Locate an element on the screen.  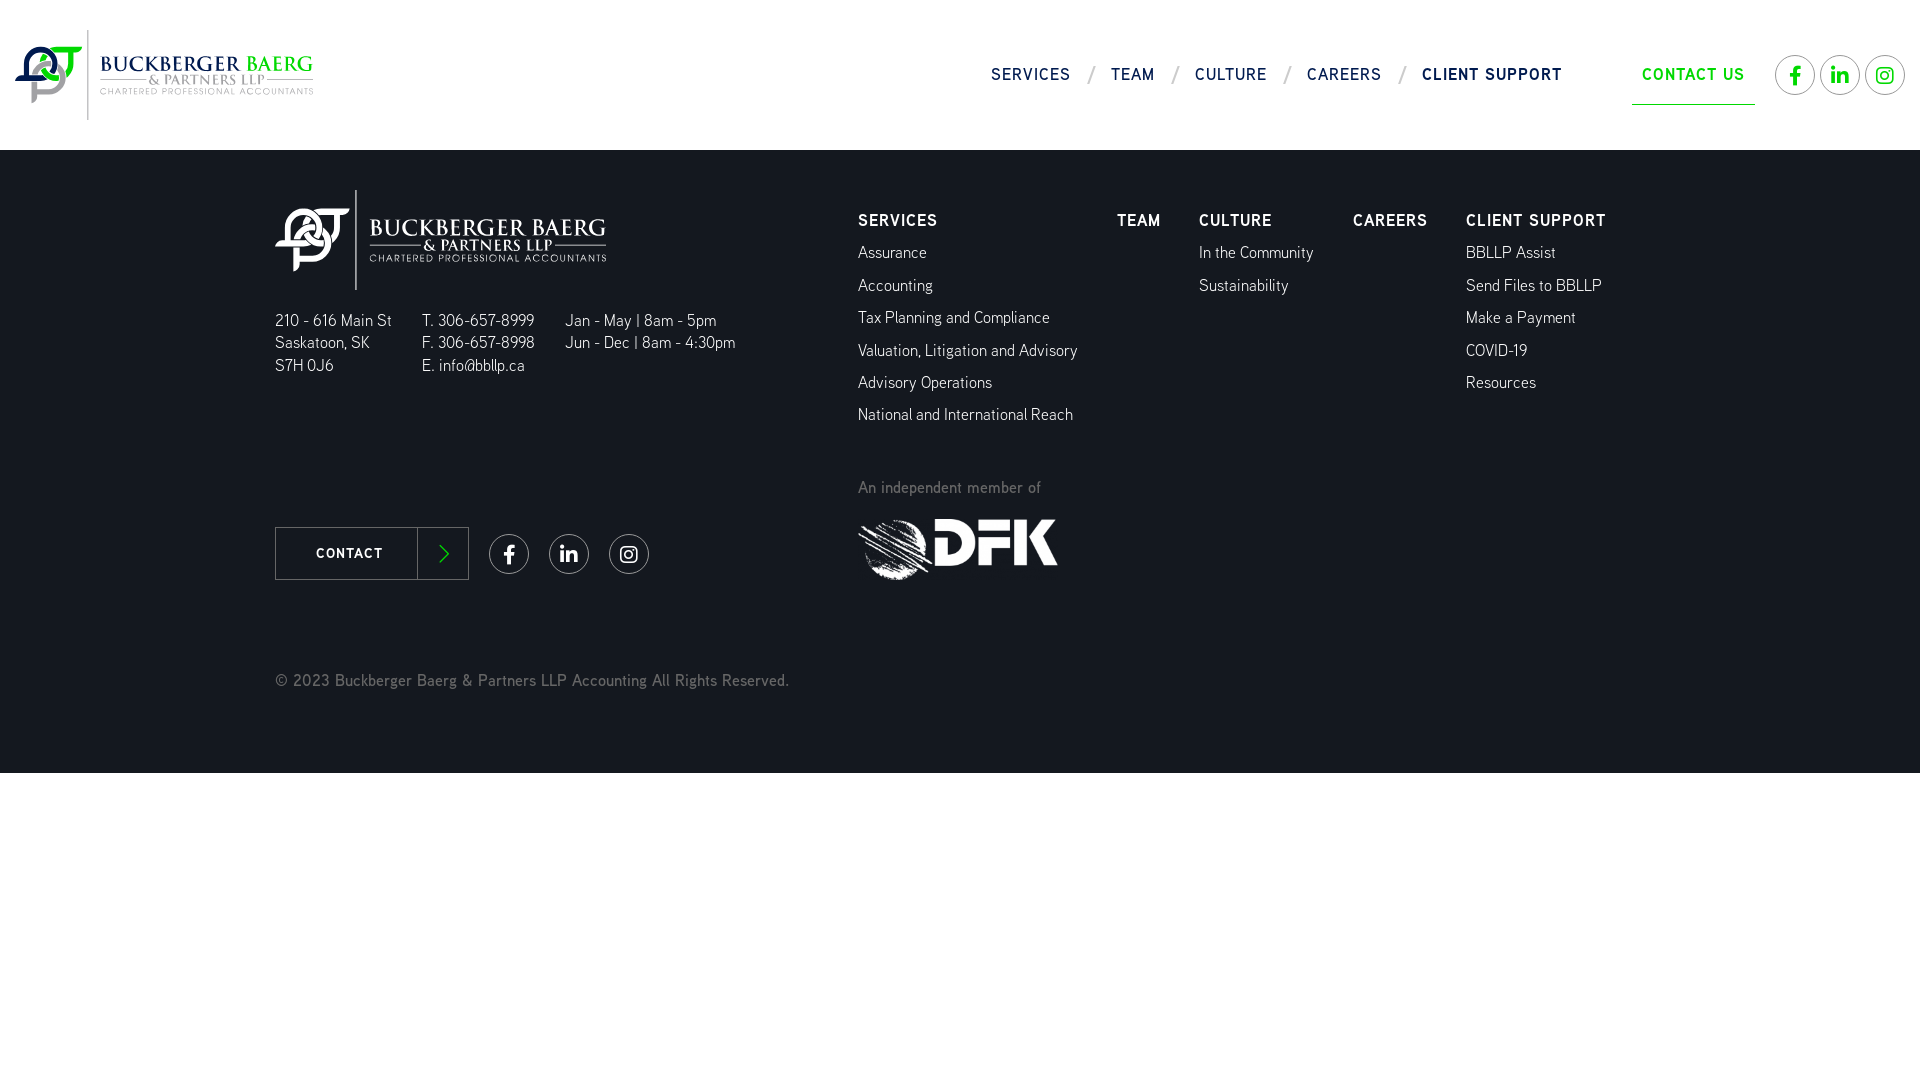
'Advisory Operations' is located at coordinates (924, 382).